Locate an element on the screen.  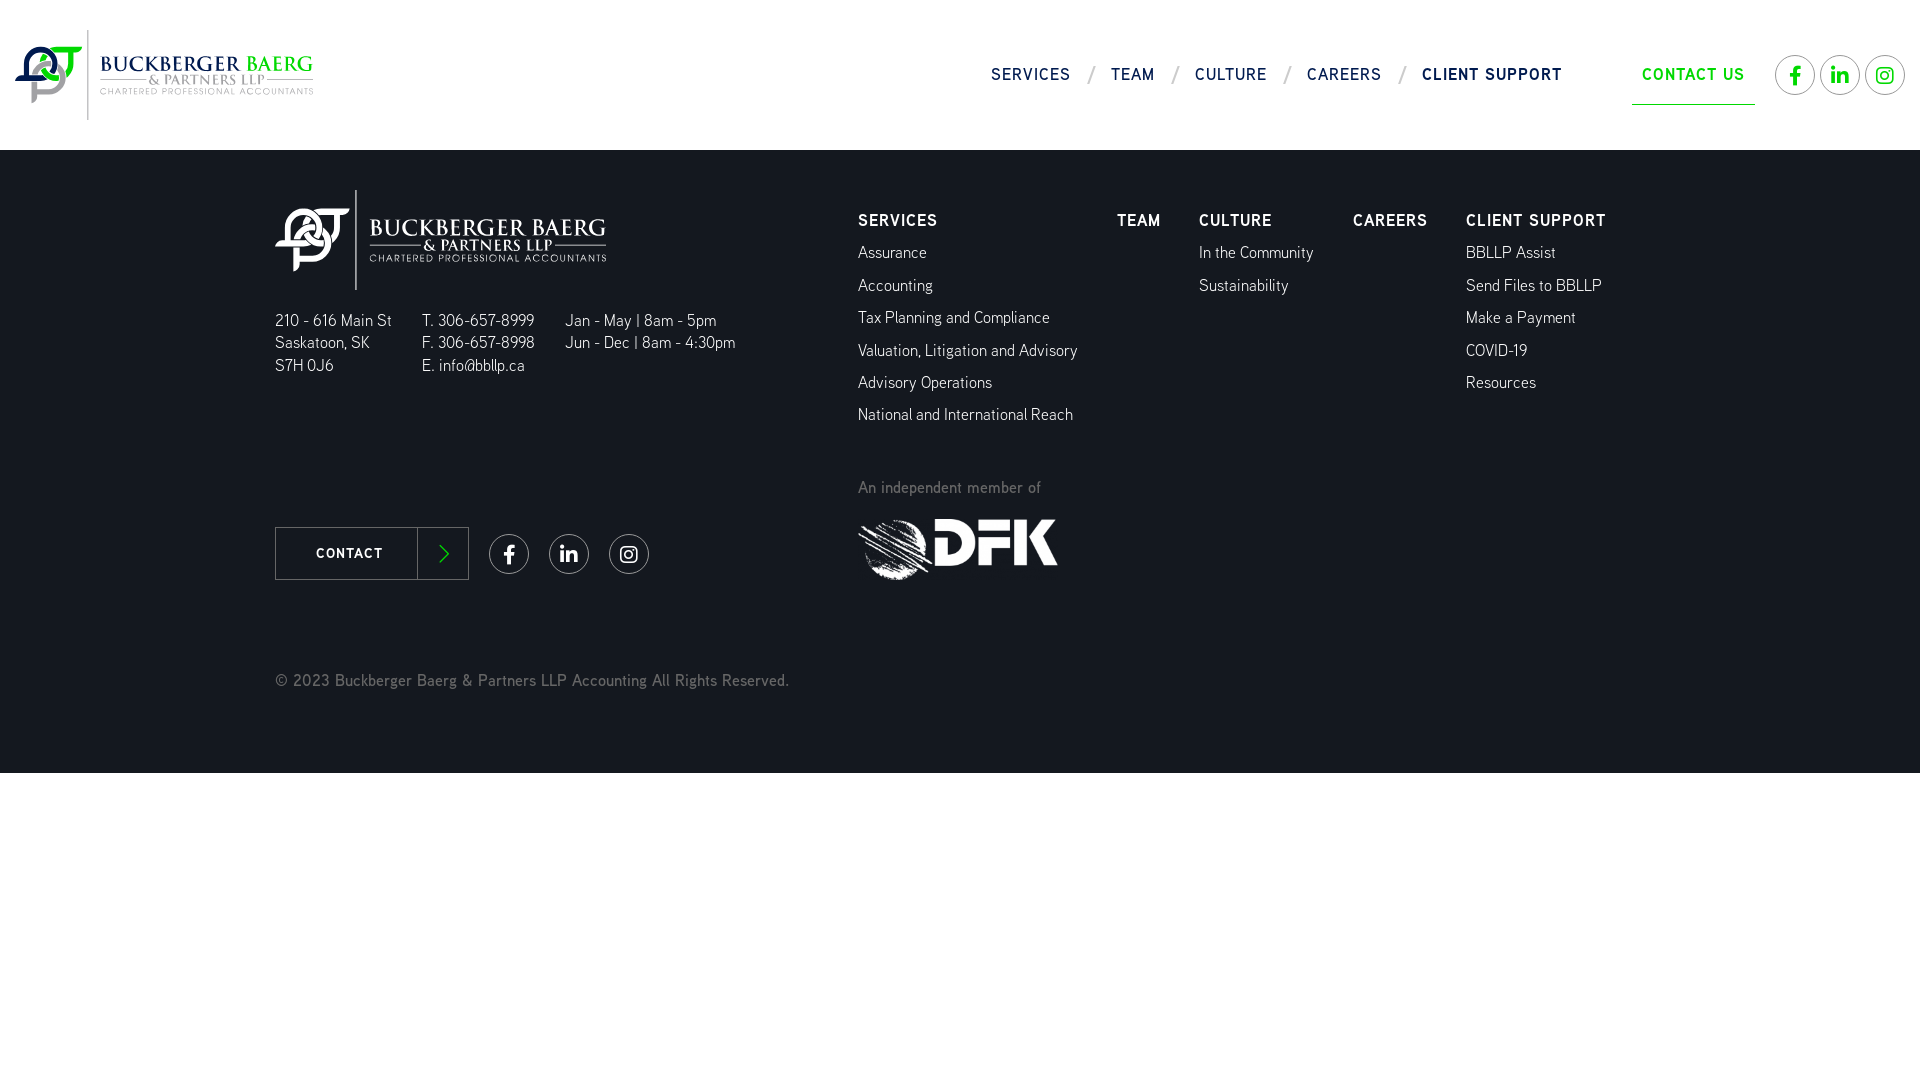
'Advisory Operations' is located at coordinates (924, 382).